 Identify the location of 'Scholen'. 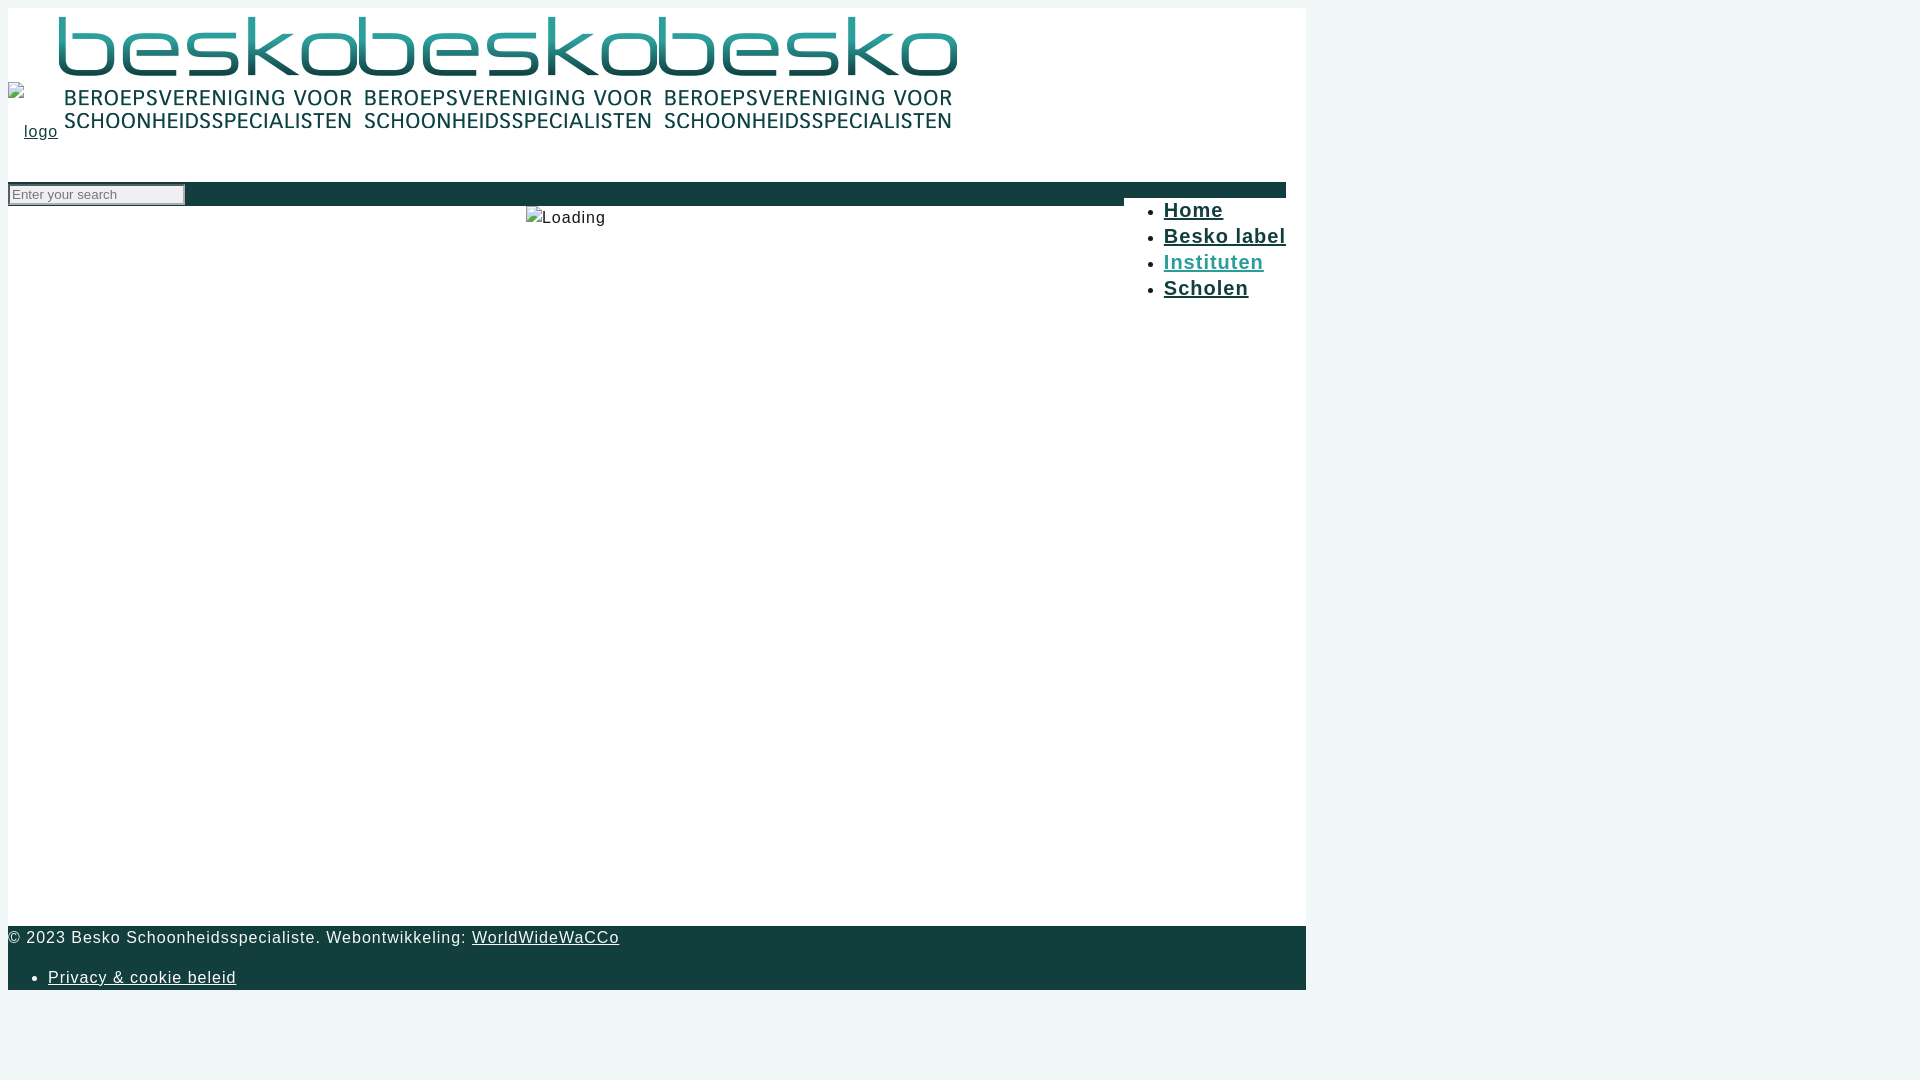
(1163, 288).